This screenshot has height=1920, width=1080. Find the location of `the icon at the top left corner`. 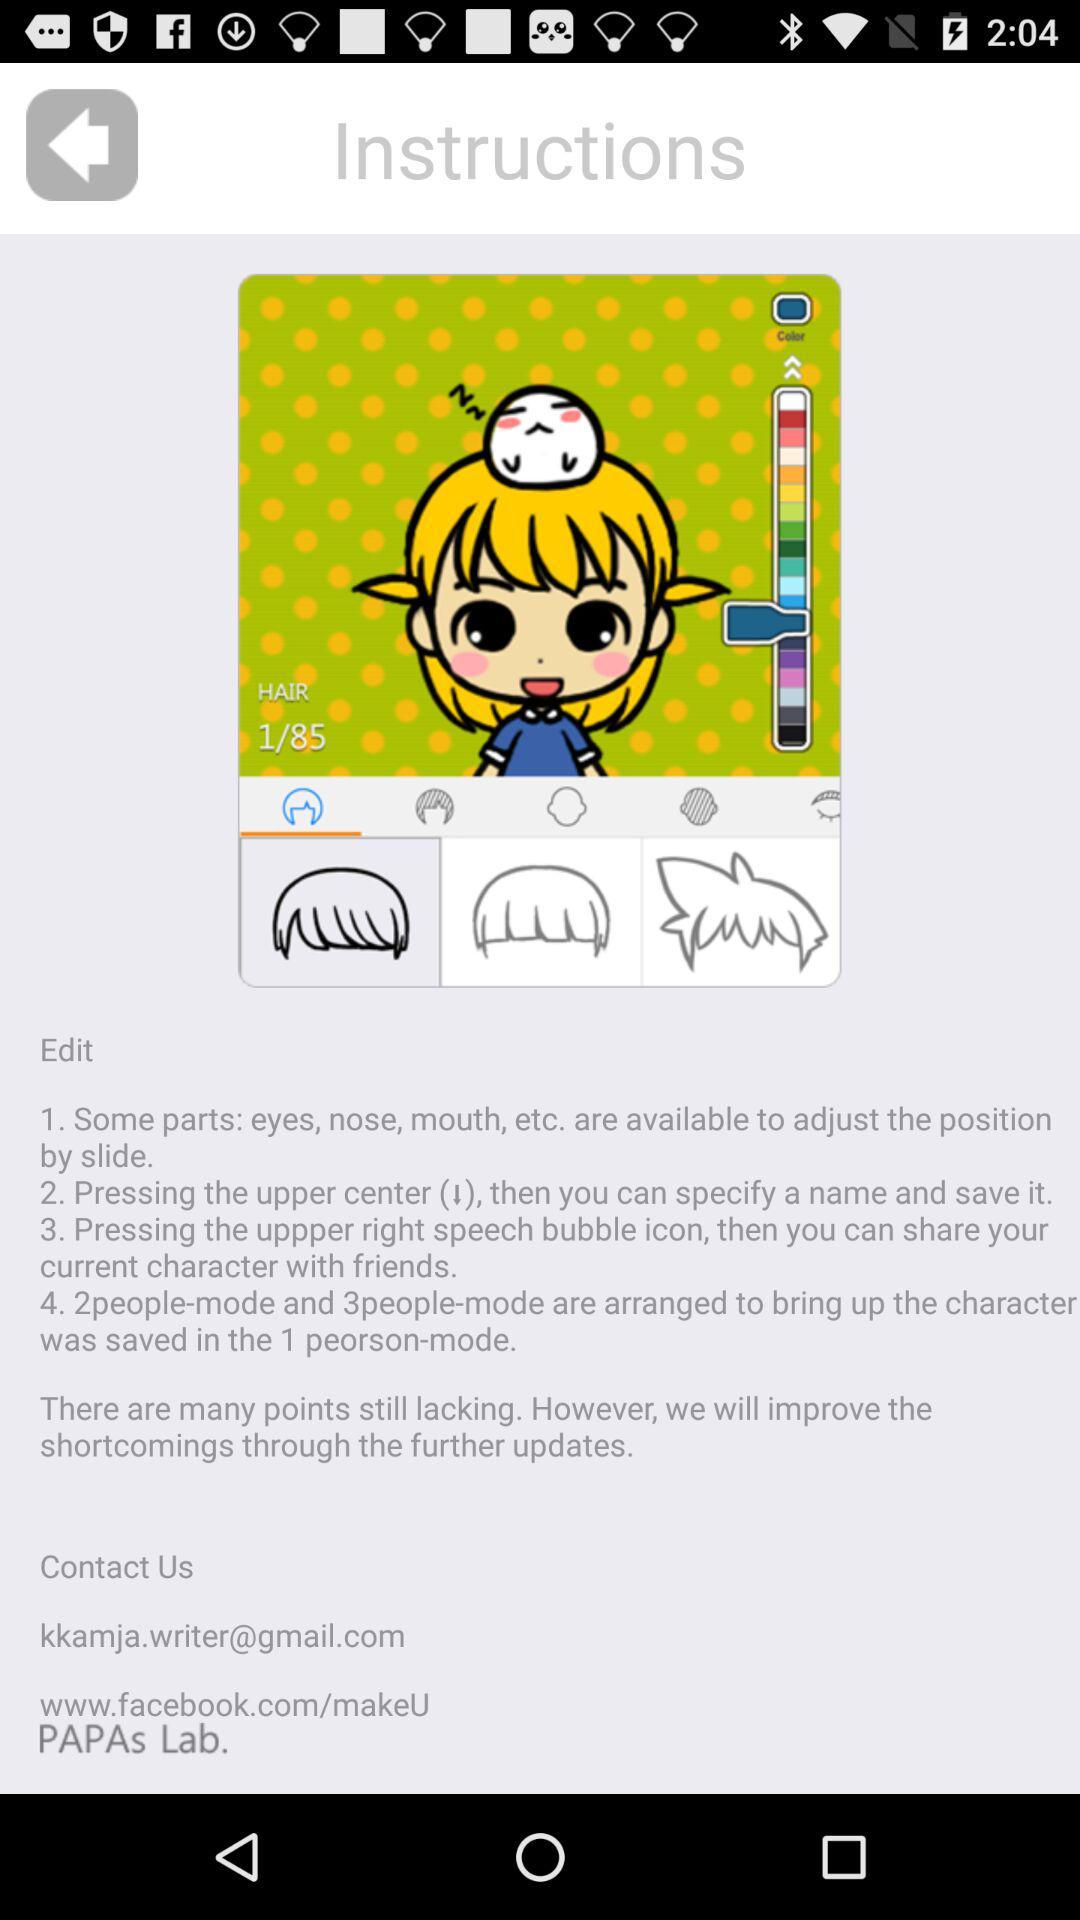

the icon at the top left corner is located at coordinates (81, 144).